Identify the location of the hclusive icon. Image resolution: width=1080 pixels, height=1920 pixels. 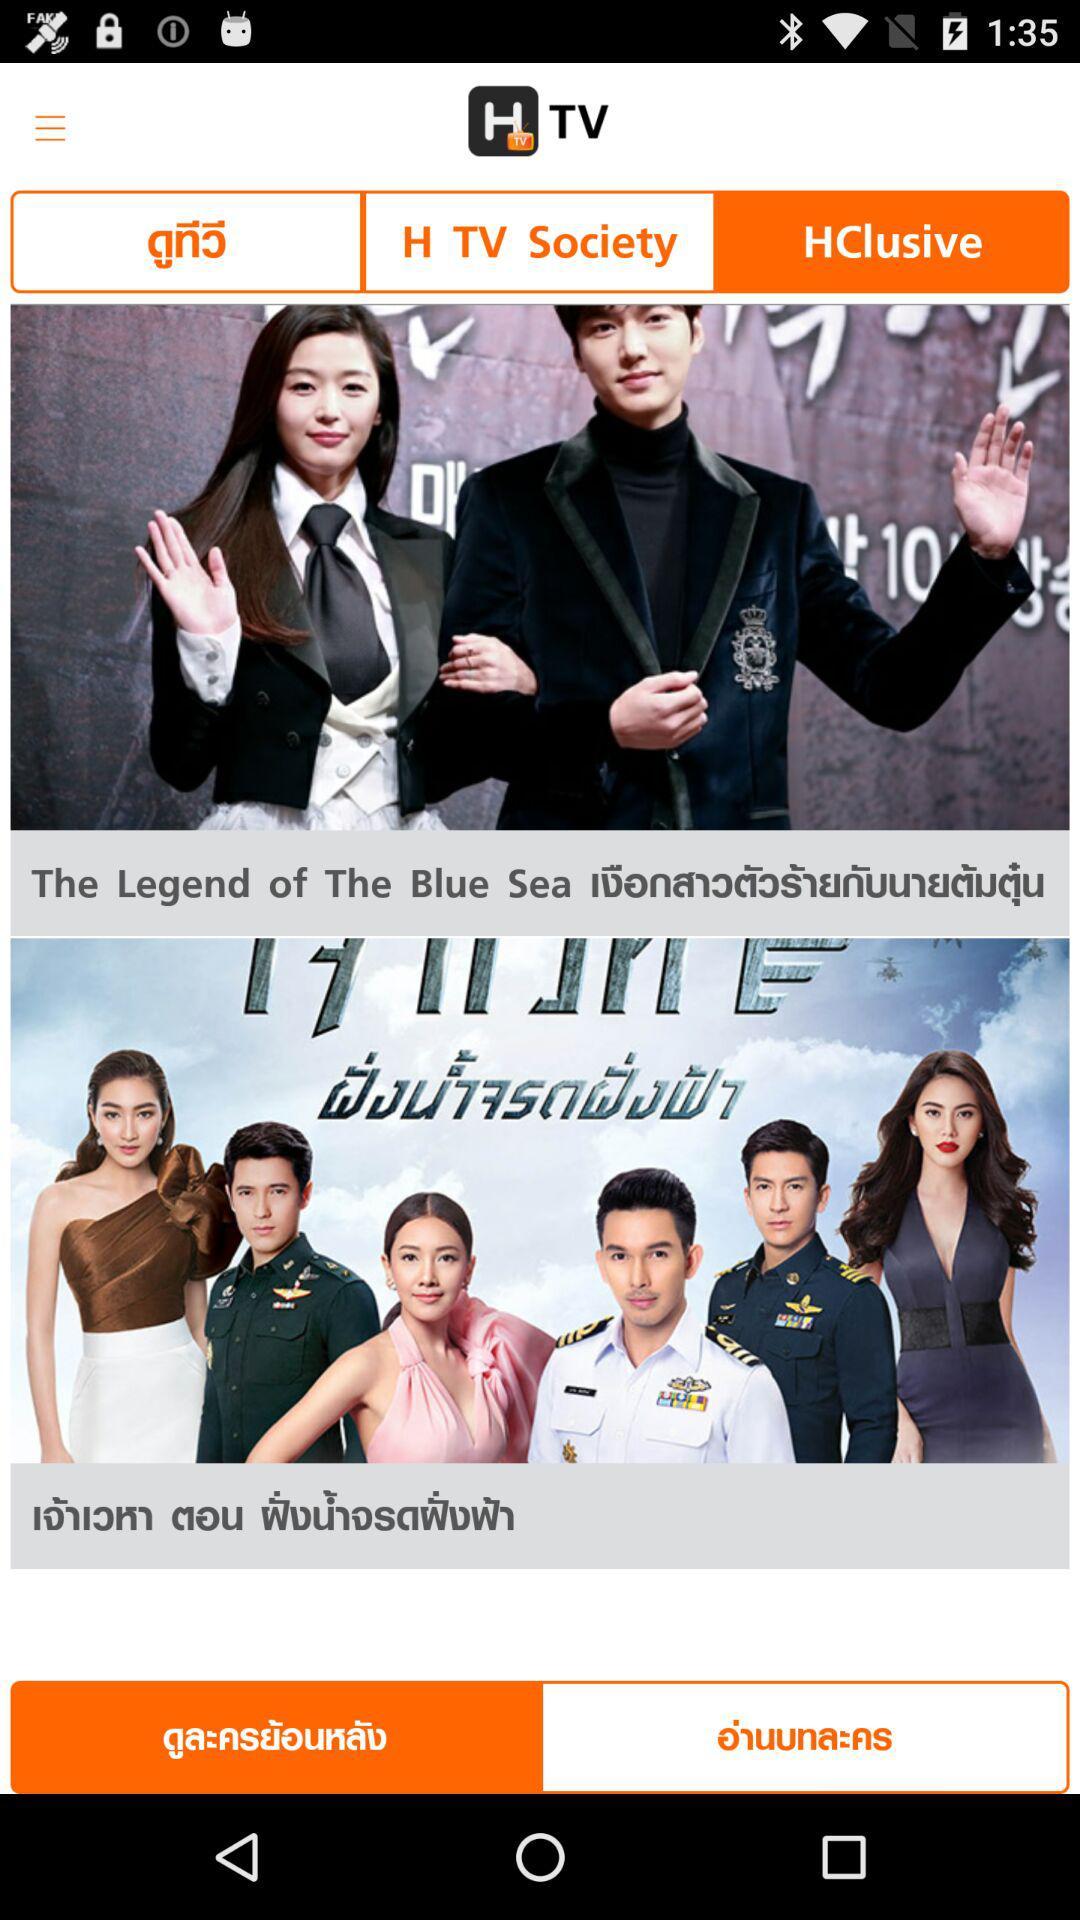
(891, 240).